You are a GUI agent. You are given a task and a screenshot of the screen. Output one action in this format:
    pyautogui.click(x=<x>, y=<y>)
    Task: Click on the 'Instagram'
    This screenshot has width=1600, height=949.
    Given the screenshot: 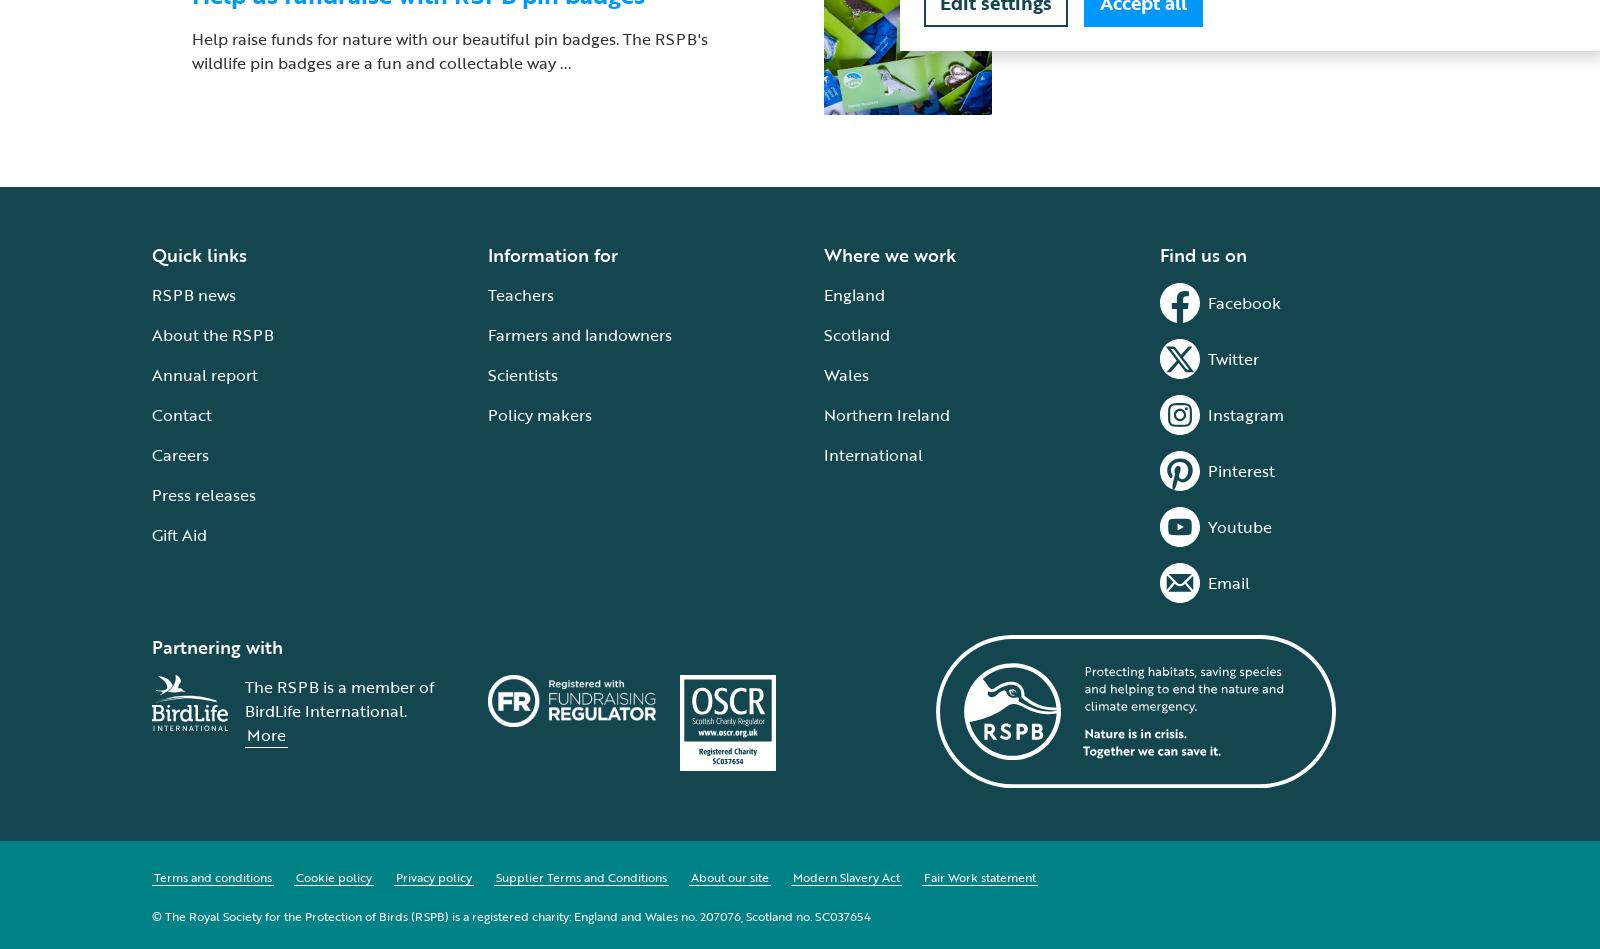 What is the action you would take?
    pyautogui.click(x=1245, y=413)
    